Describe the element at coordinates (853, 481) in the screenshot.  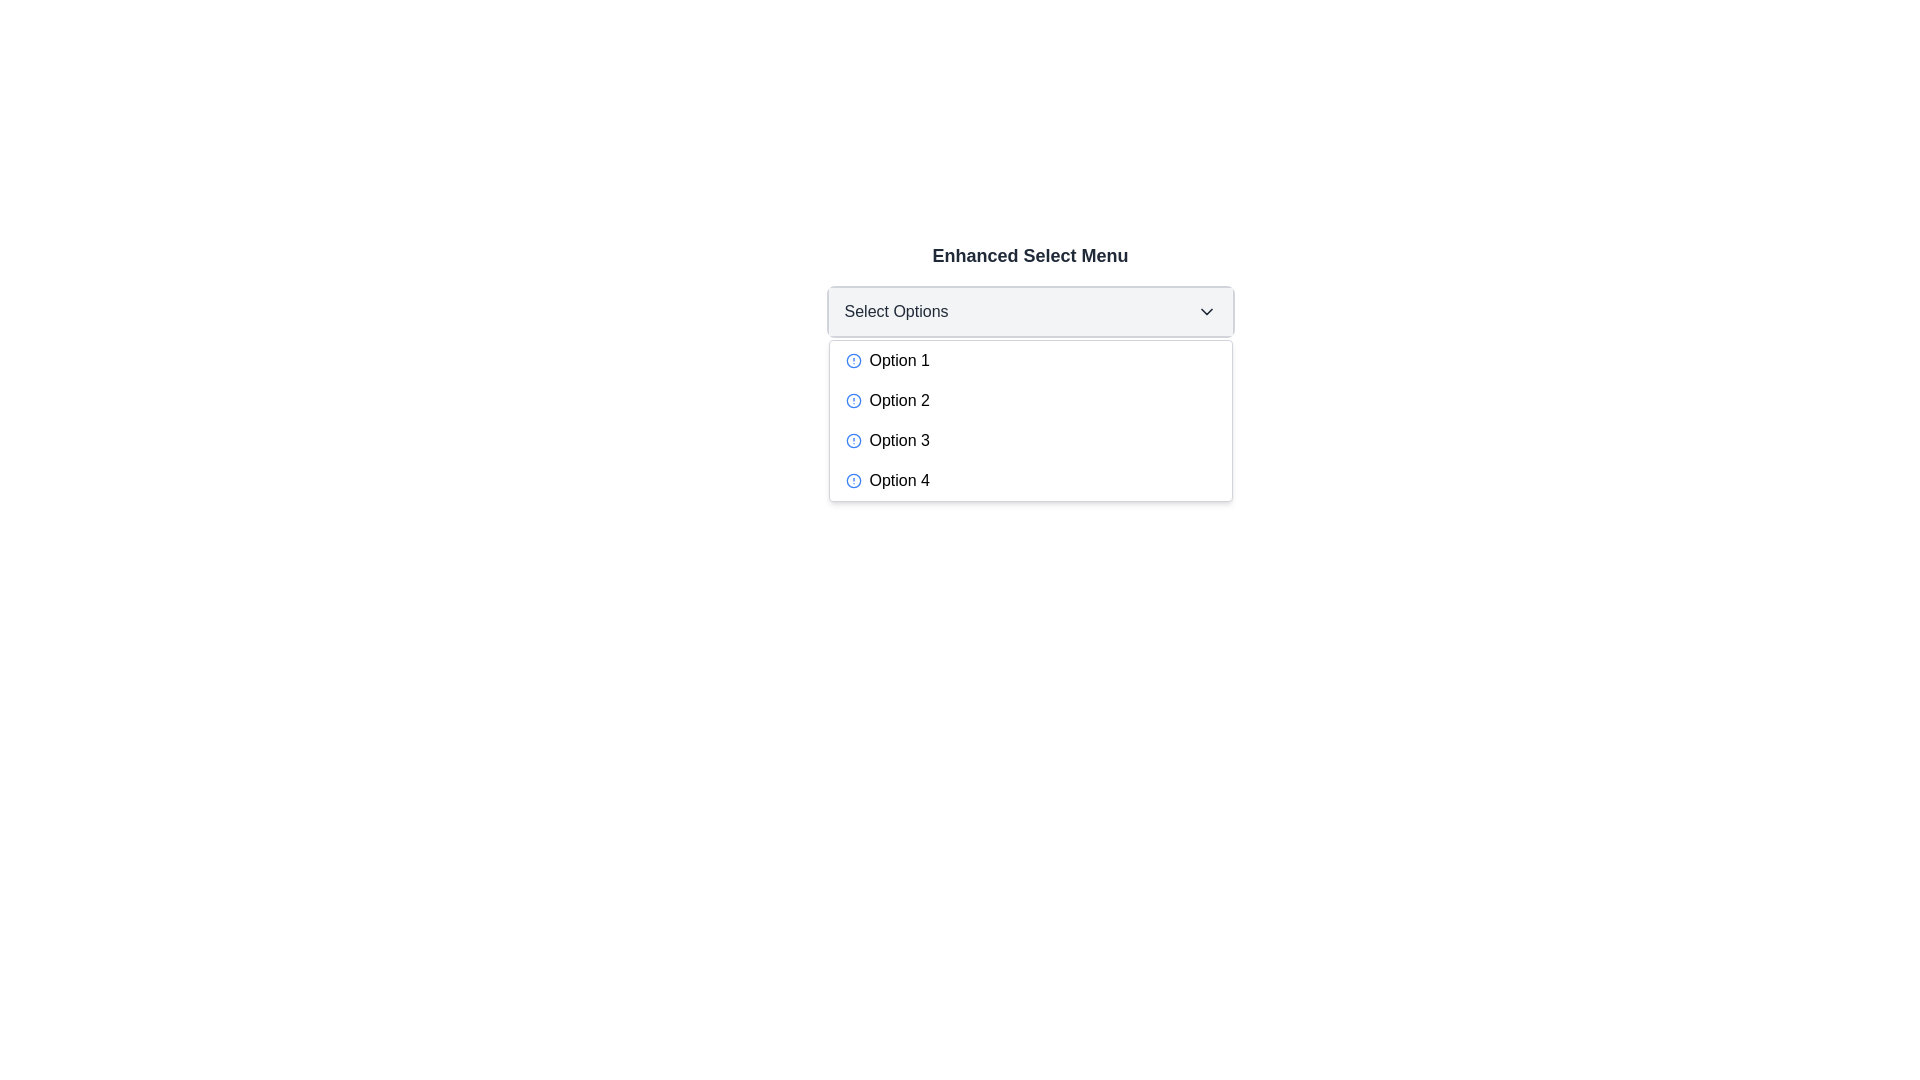
I see `the blue circular SVG icon located to the left of the text 'Option 4' in the fourth option of the 'Enhanced Select Menu' dropdown` at that location.